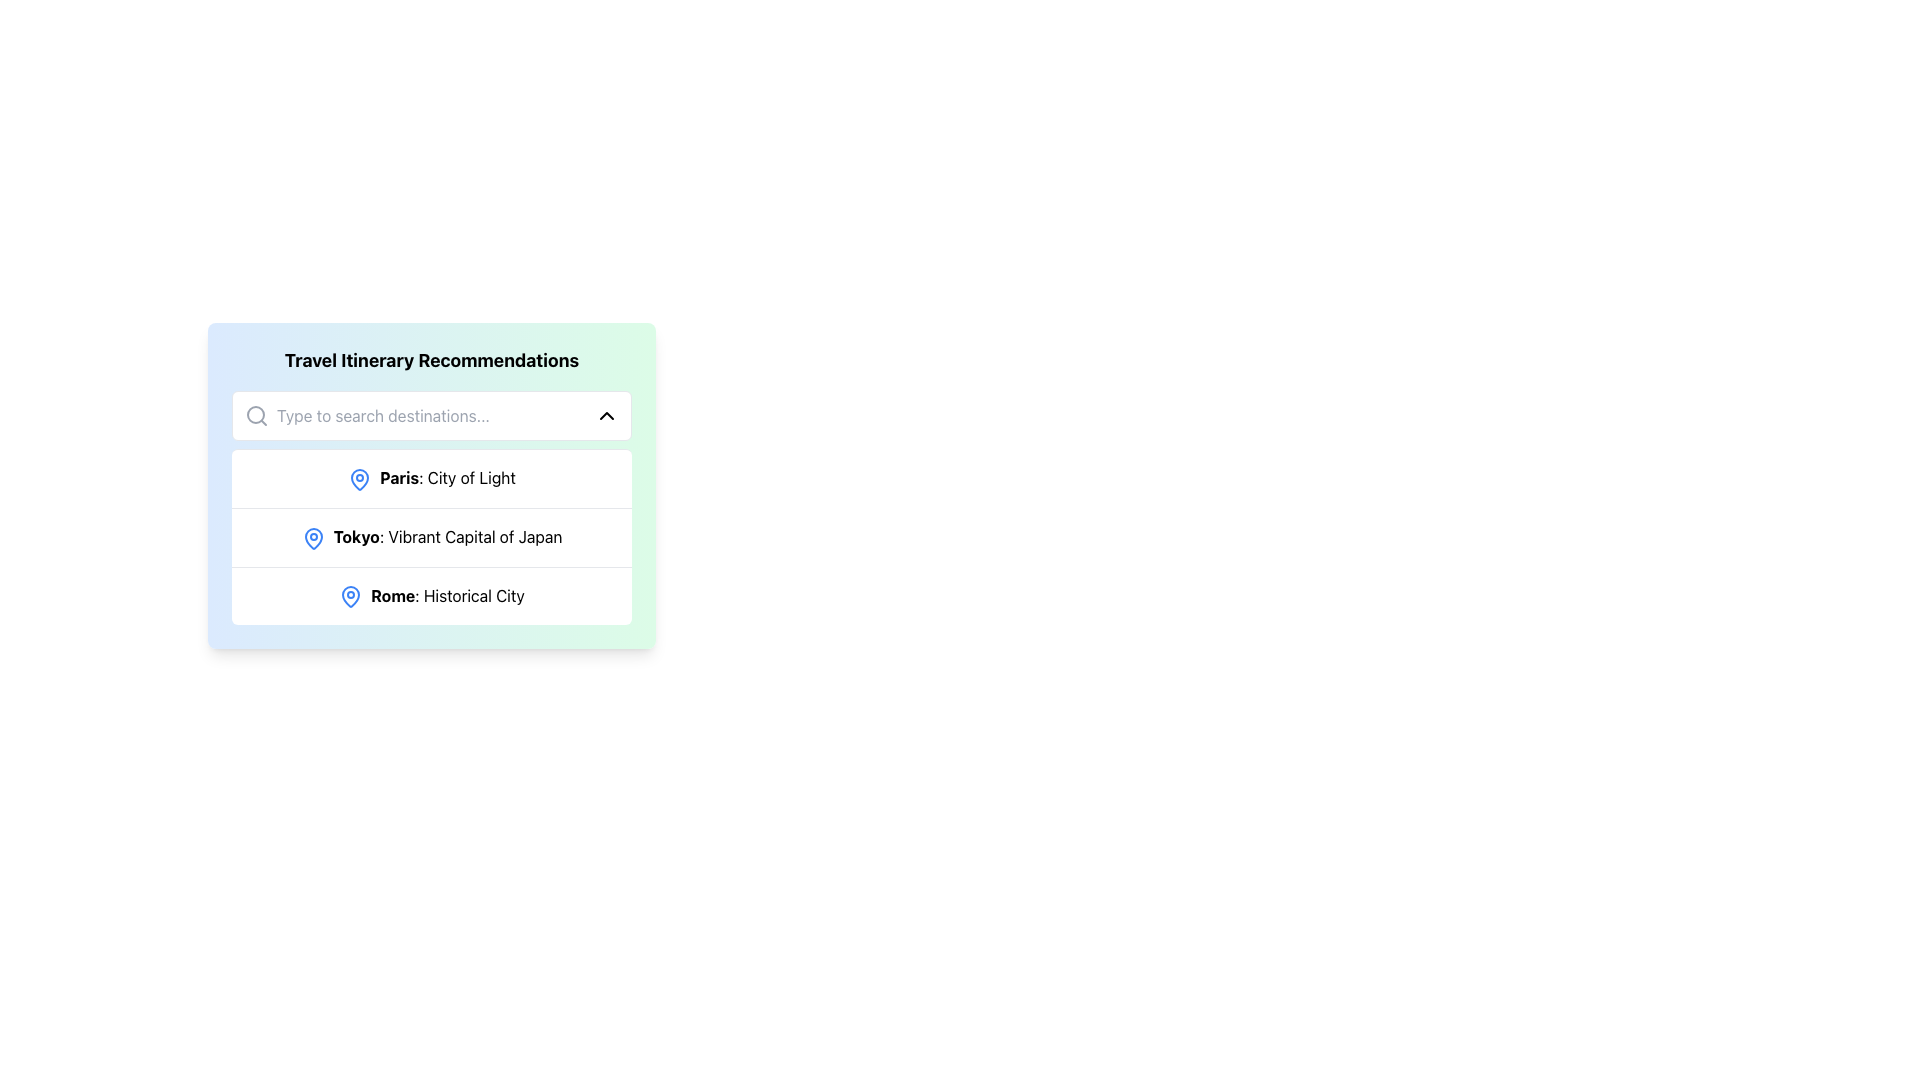 This screenshot has height=1080, width=1920. What do you see at coordinates (351, 596) in the screenshot?
I see `the blue map pin icon located to the left of the text 'Rome: Historical City' in the third row of the travel recommendations list` at bounding box center [351, 596].